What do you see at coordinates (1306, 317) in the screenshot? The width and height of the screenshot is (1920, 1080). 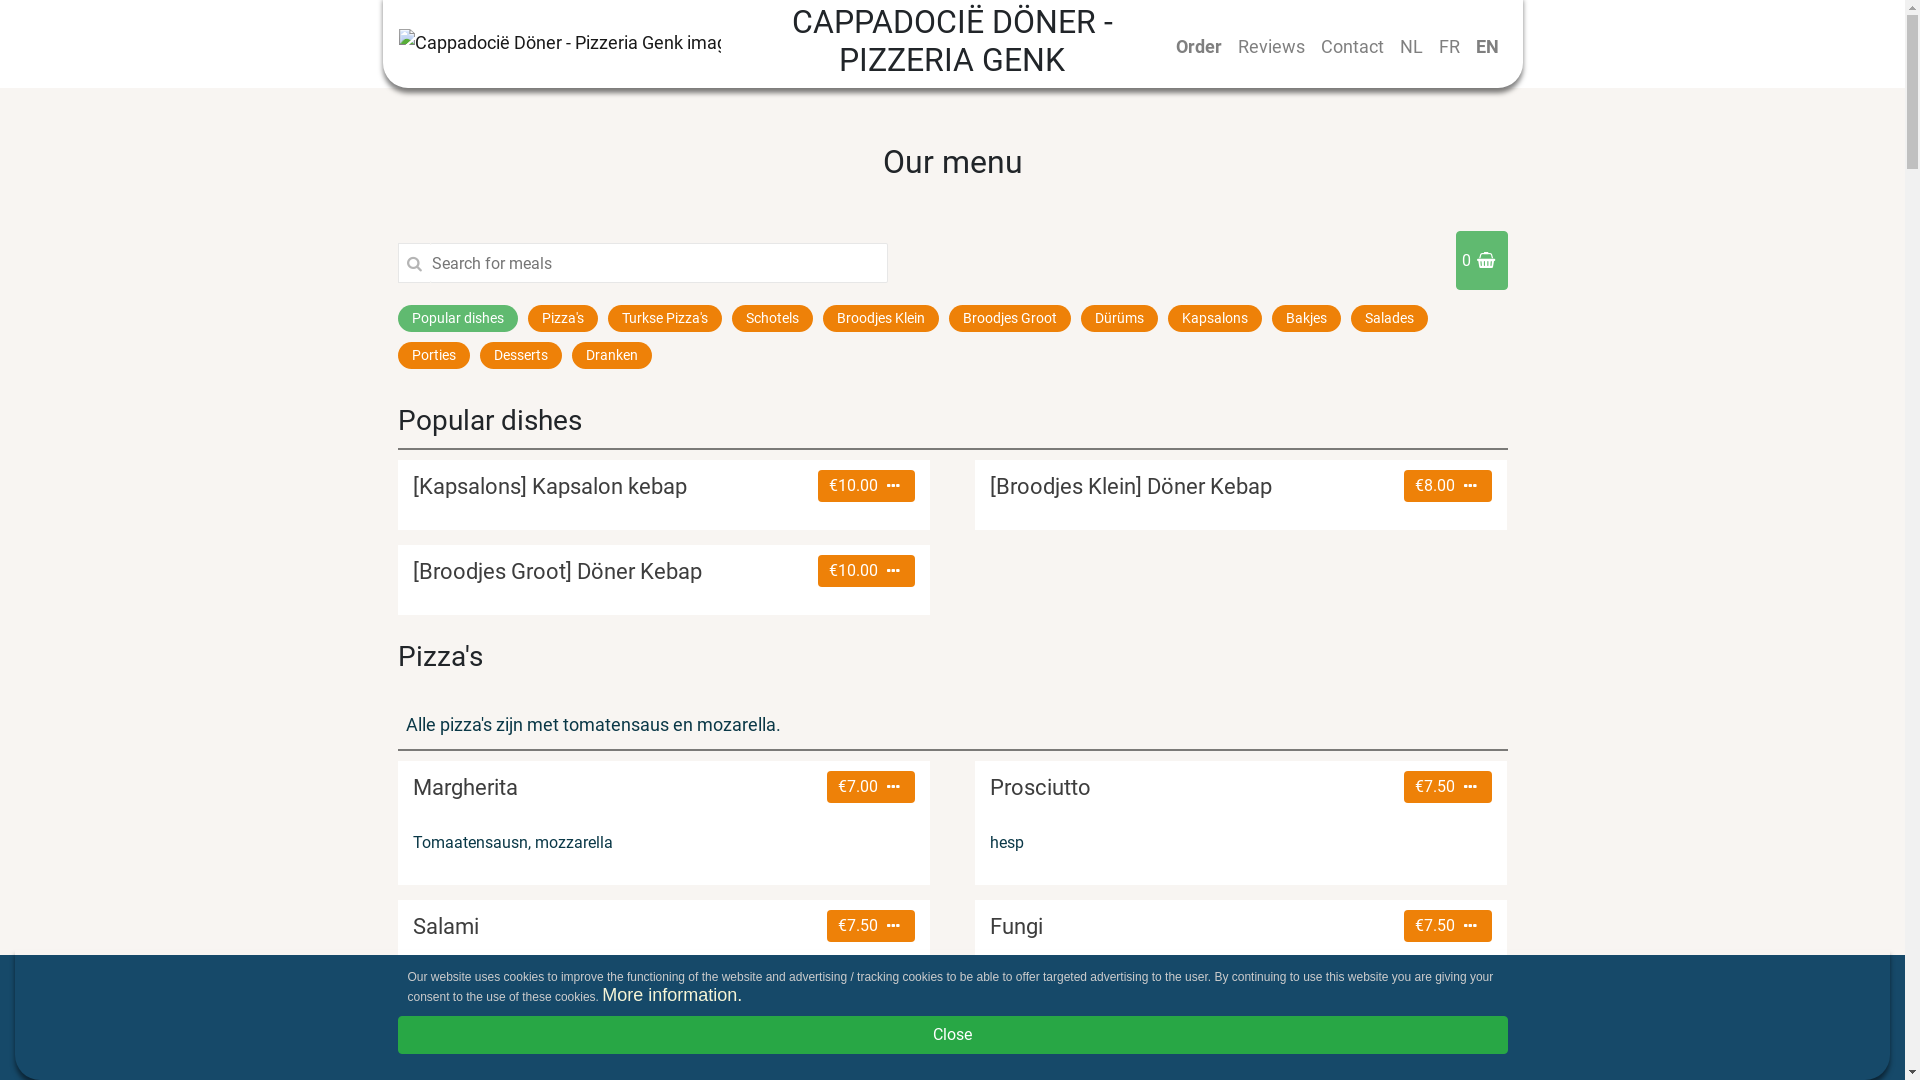 I see `'Bakjes'` at bounding box center [1306, 317].